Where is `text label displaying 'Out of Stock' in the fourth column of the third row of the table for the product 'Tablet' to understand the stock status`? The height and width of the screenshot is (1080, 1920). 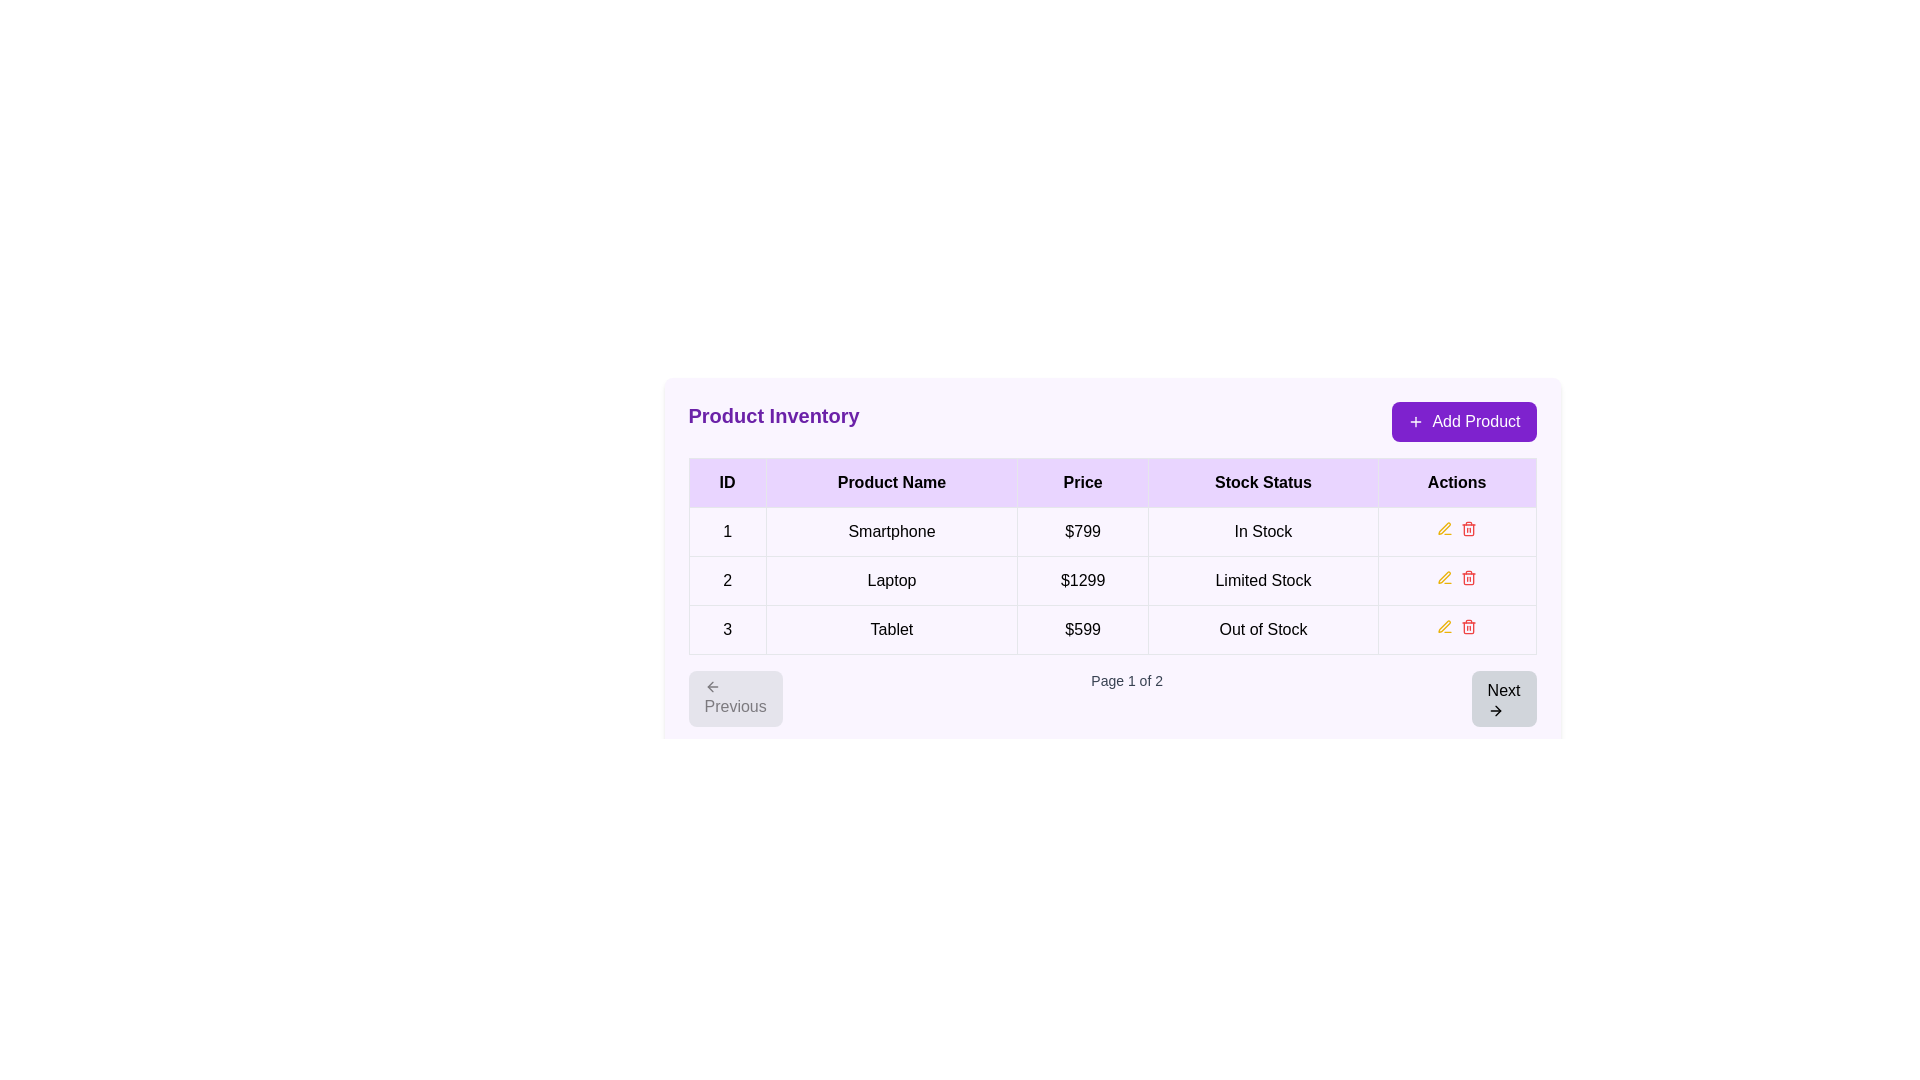
text label displaying 'Out of Stock' in the fourth column of the third row of the table for the product 'Tablet' to understand the stock status is located at coordinates (1262, 628).